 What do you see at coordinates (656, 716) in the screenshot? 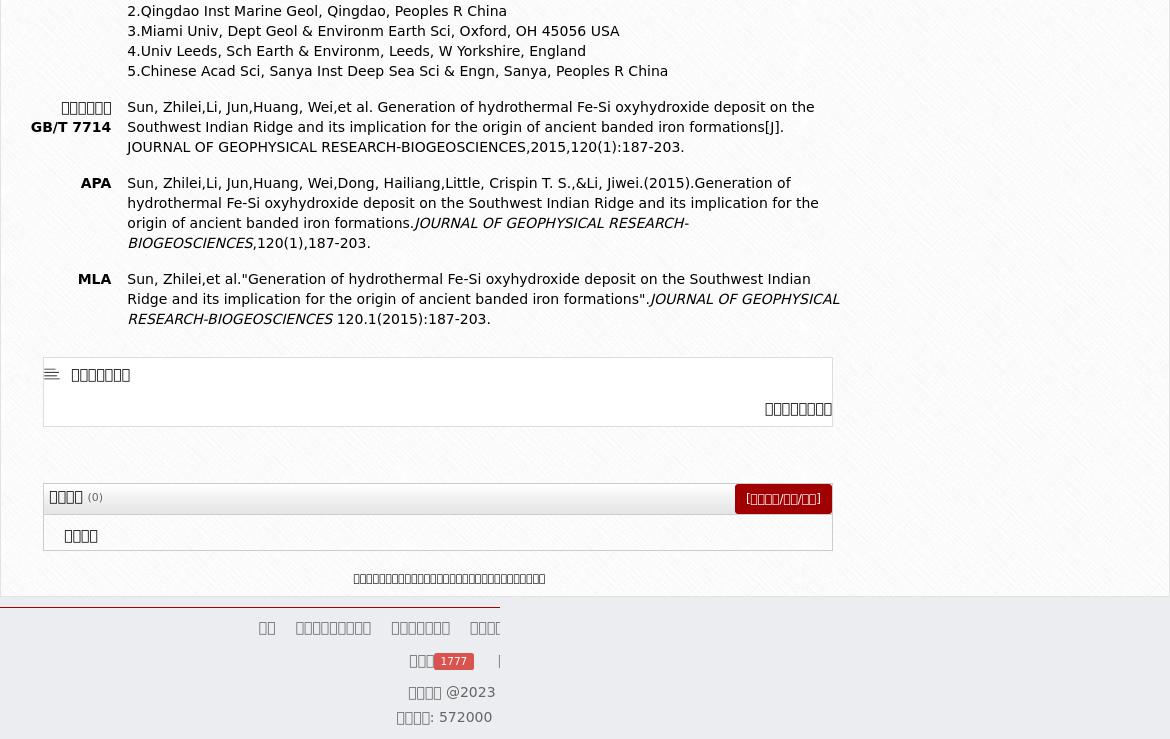
I see `'琼ICP备13001552号-1'` at bounding box center [656, 716].